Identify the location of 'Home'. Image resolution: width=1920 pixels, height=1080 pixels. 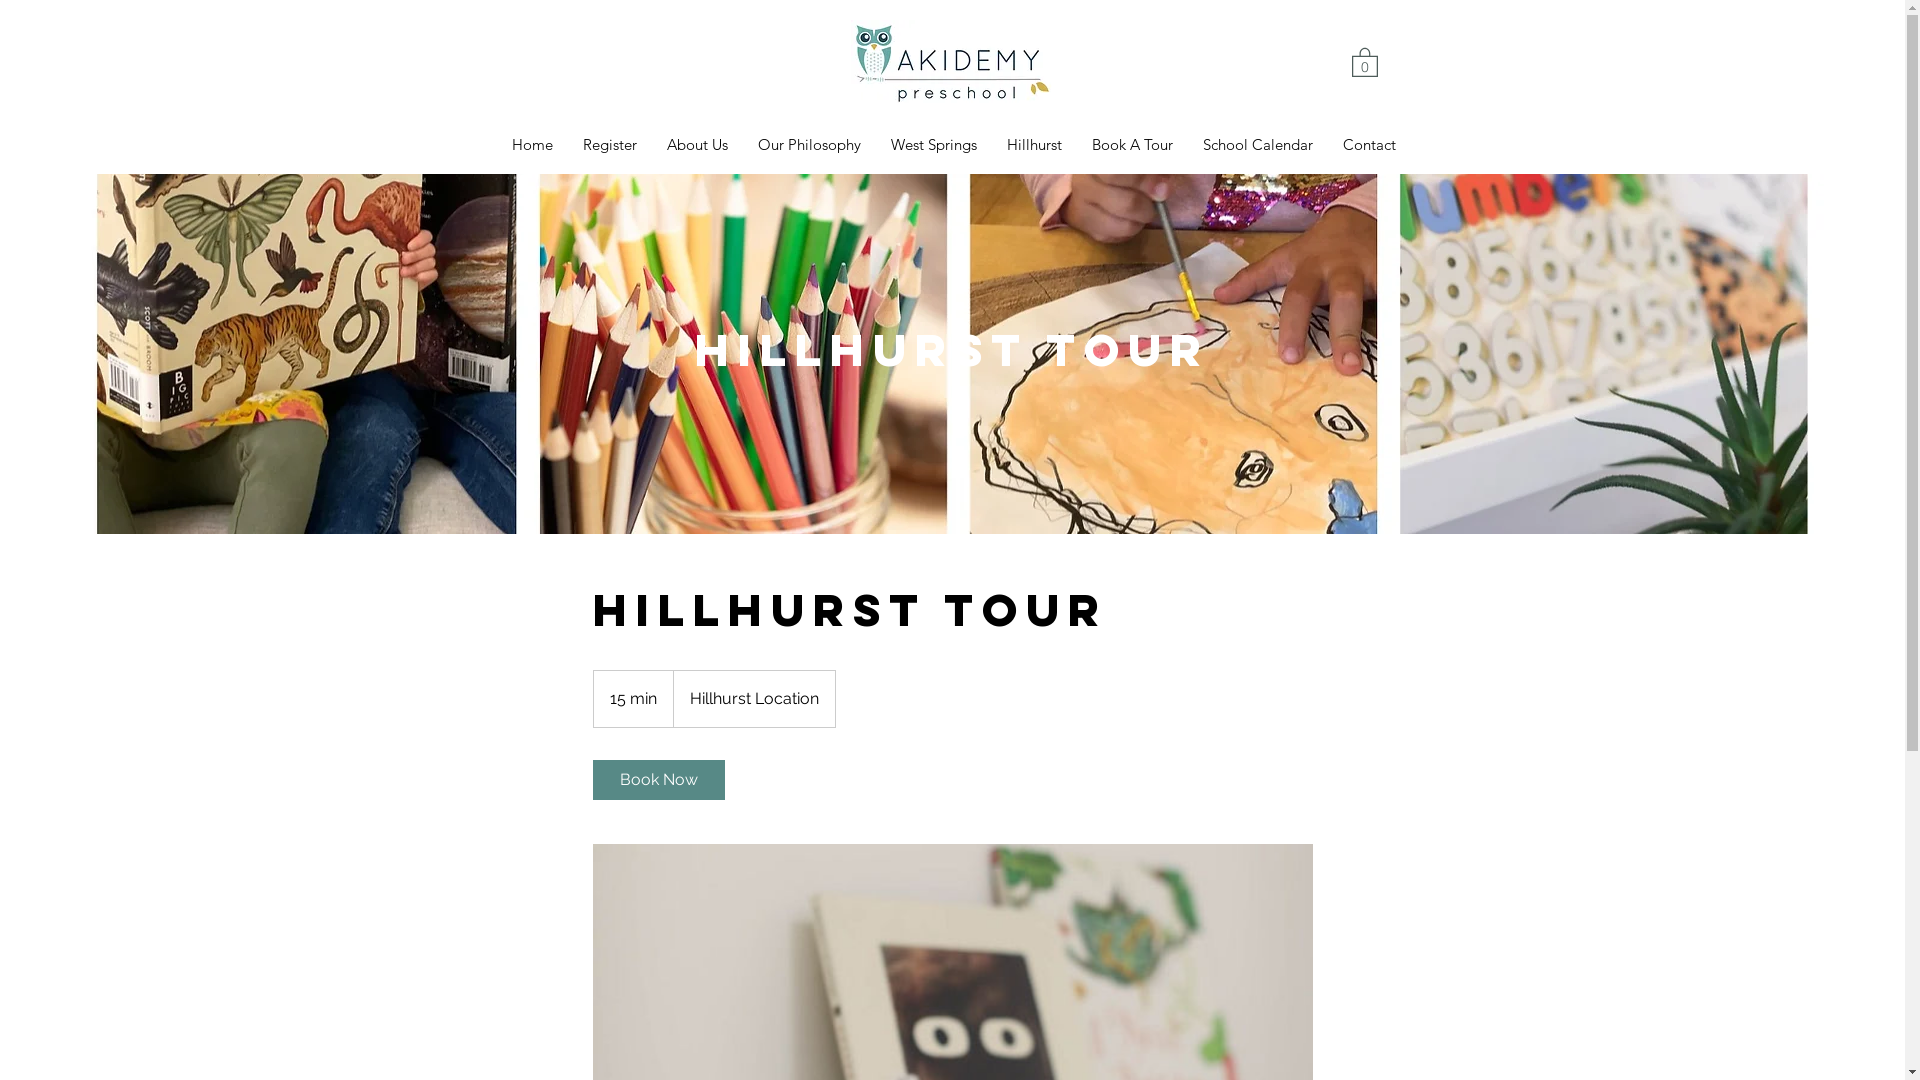
(497, 144).